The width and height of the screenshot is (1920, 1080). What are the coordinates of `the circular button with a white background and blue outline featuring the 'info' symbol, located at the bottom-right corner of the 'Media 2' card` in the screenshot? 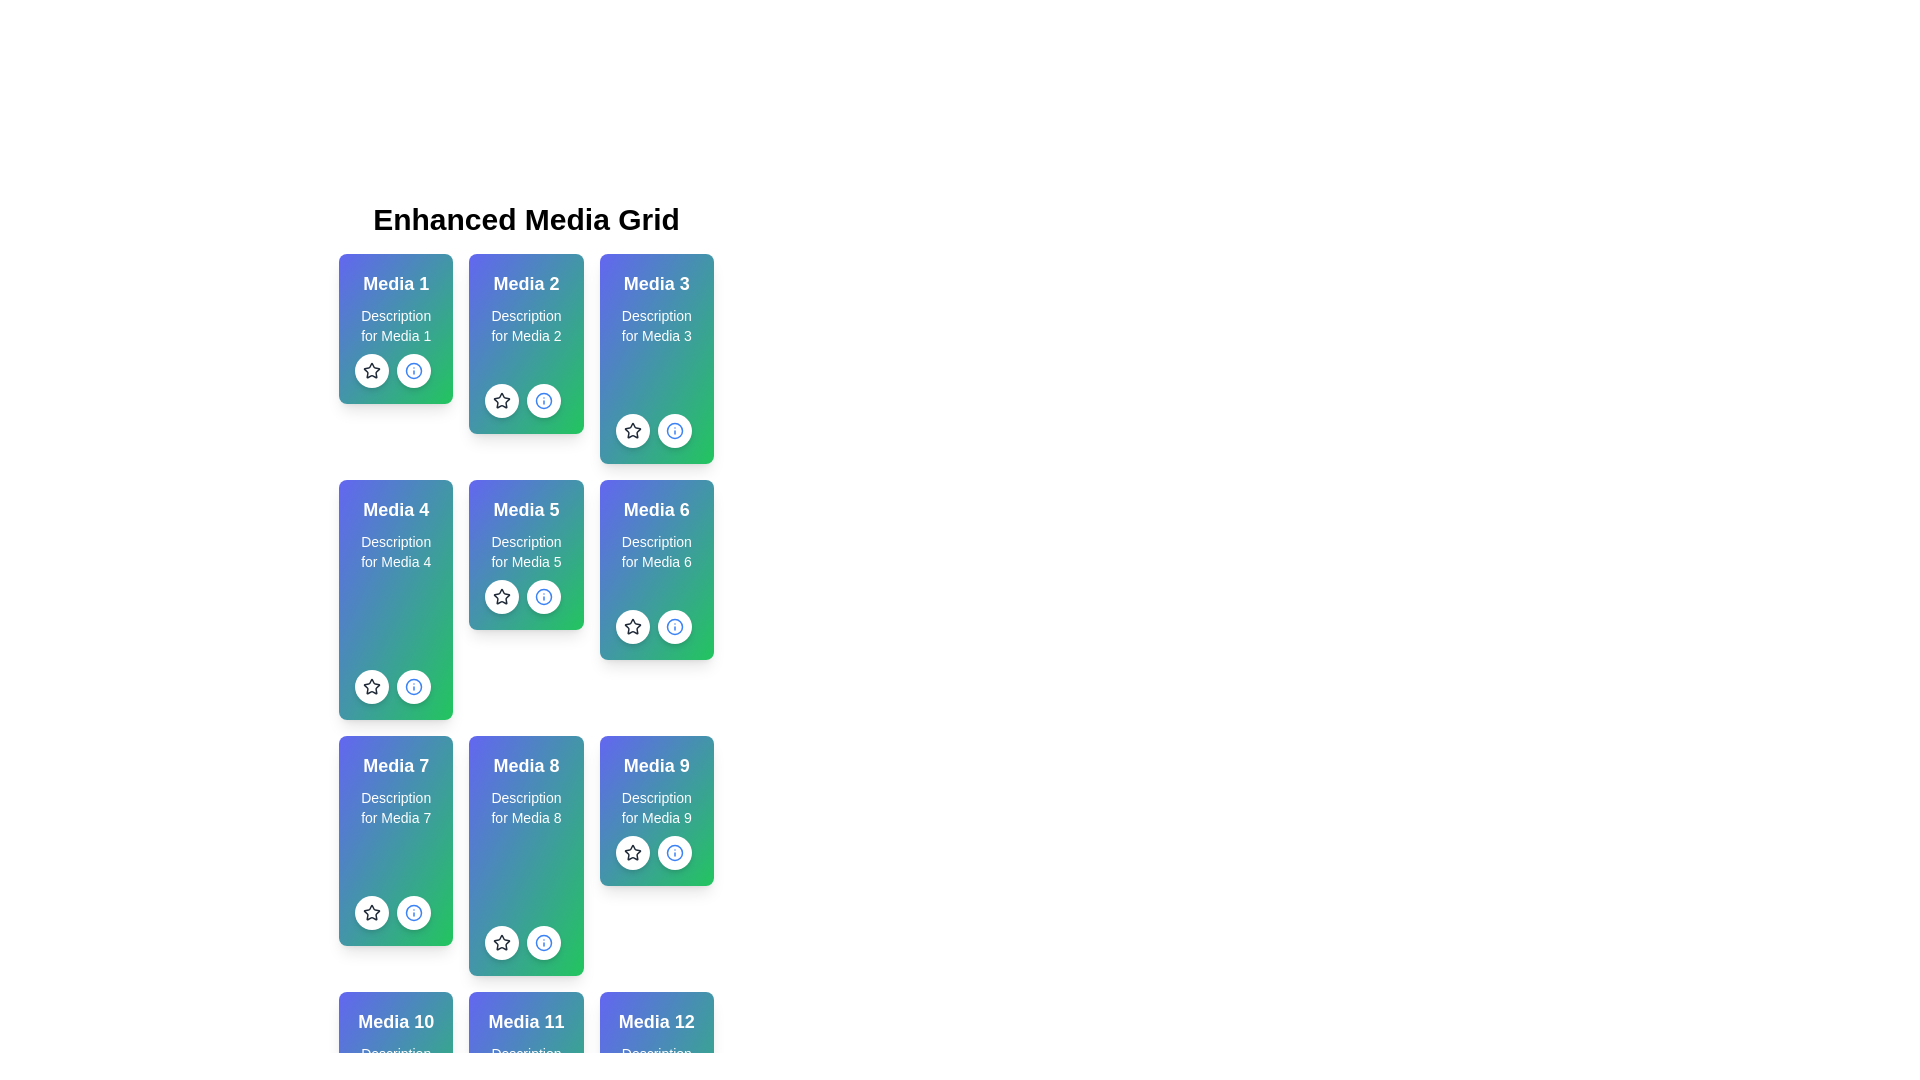 It's located at (544, 401).